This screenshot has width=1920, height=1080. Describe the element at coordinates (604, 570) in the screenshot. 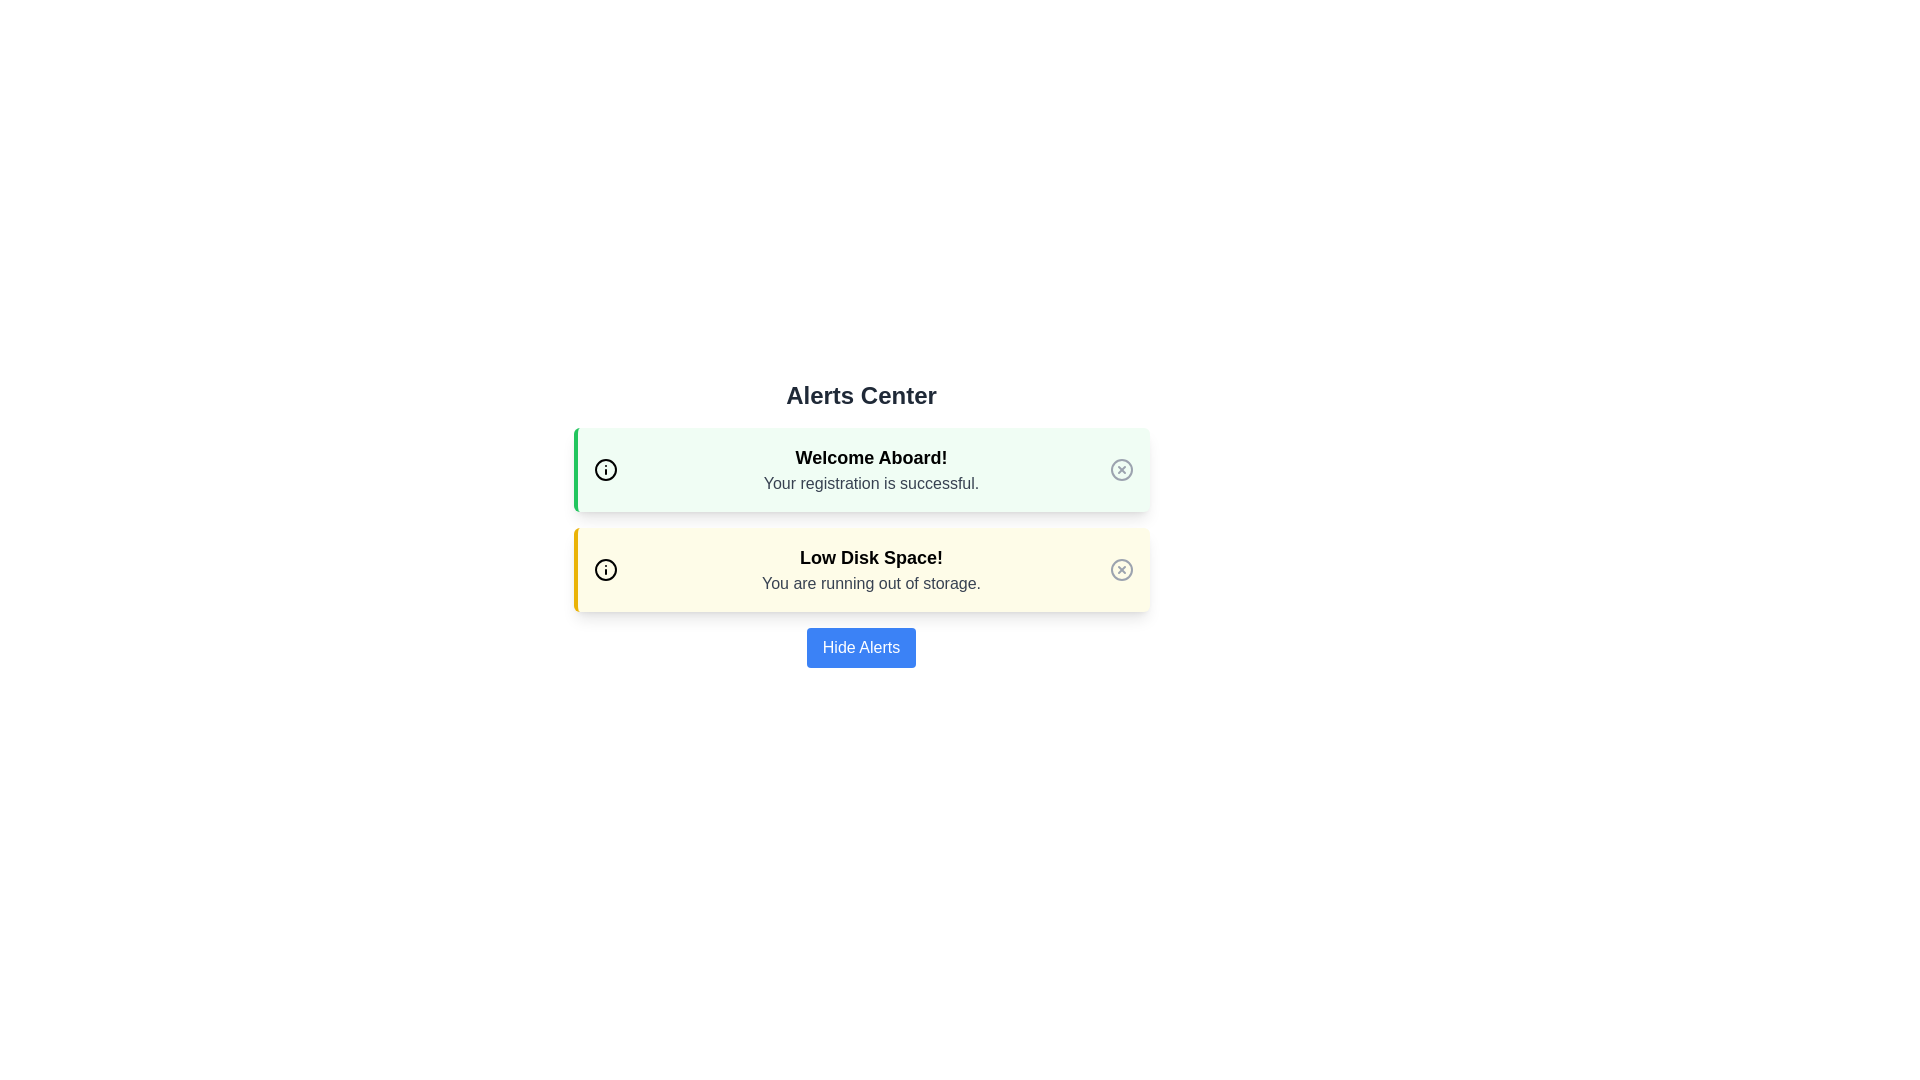

I see `the circular information icon with a black outline located within the yellow notification box that contains the text 'Low Disk Space!' for more information` at that location.